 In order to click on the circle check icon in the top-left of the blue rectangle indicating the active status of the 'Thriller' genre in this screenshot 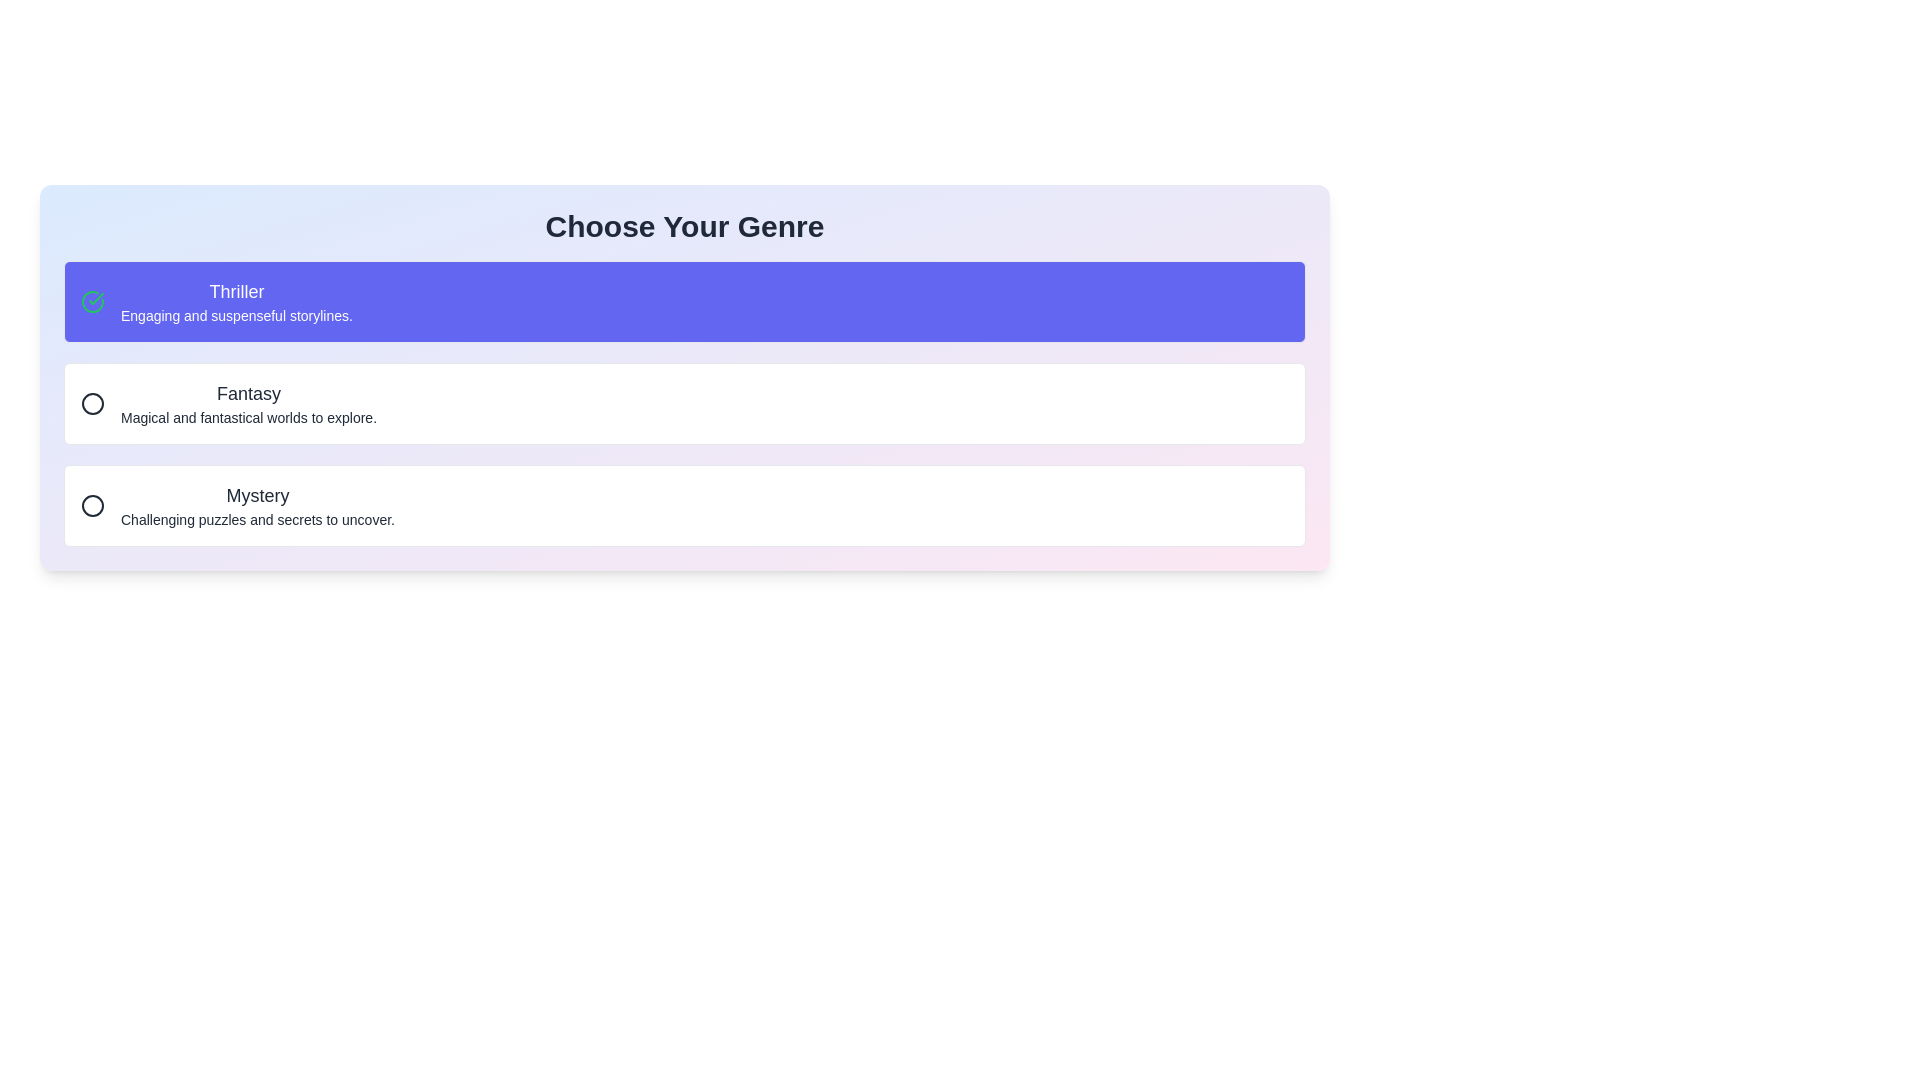, I will do `click(91, 301)`.